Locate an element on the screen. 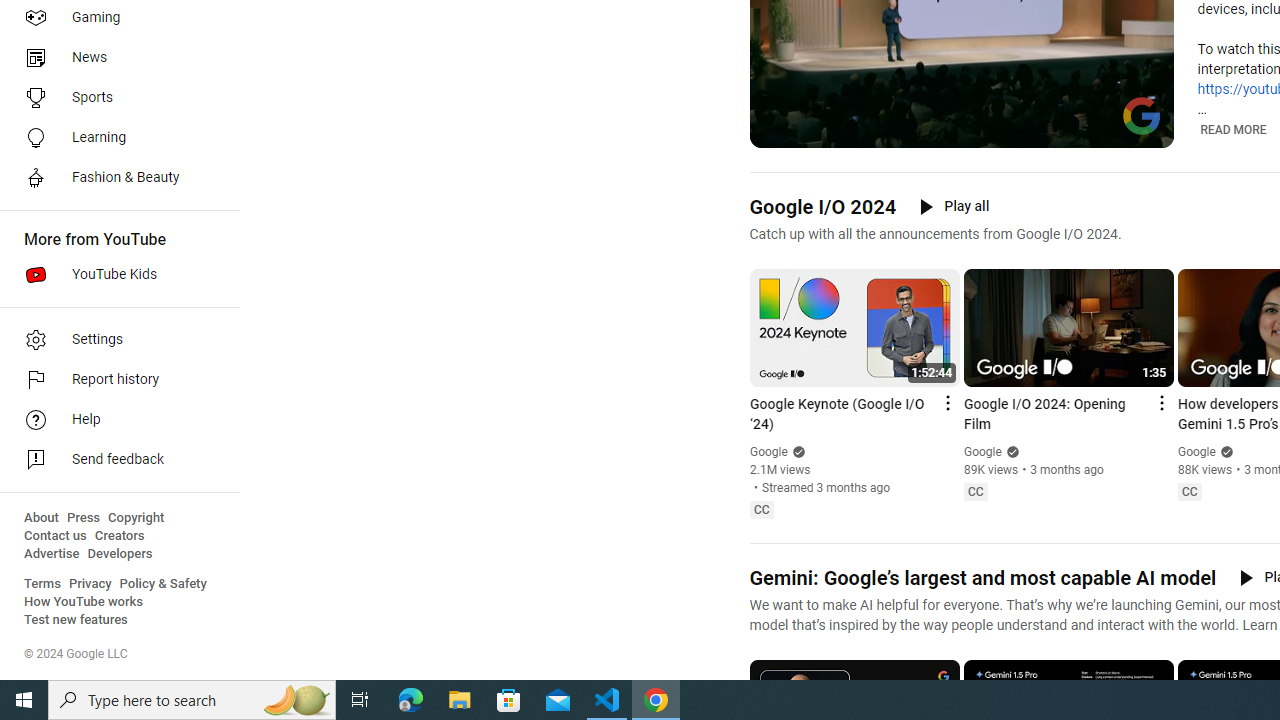 The height and width of the screenshot is (720, 1280). 'Send feedback' is located at coordinates (112, 460).